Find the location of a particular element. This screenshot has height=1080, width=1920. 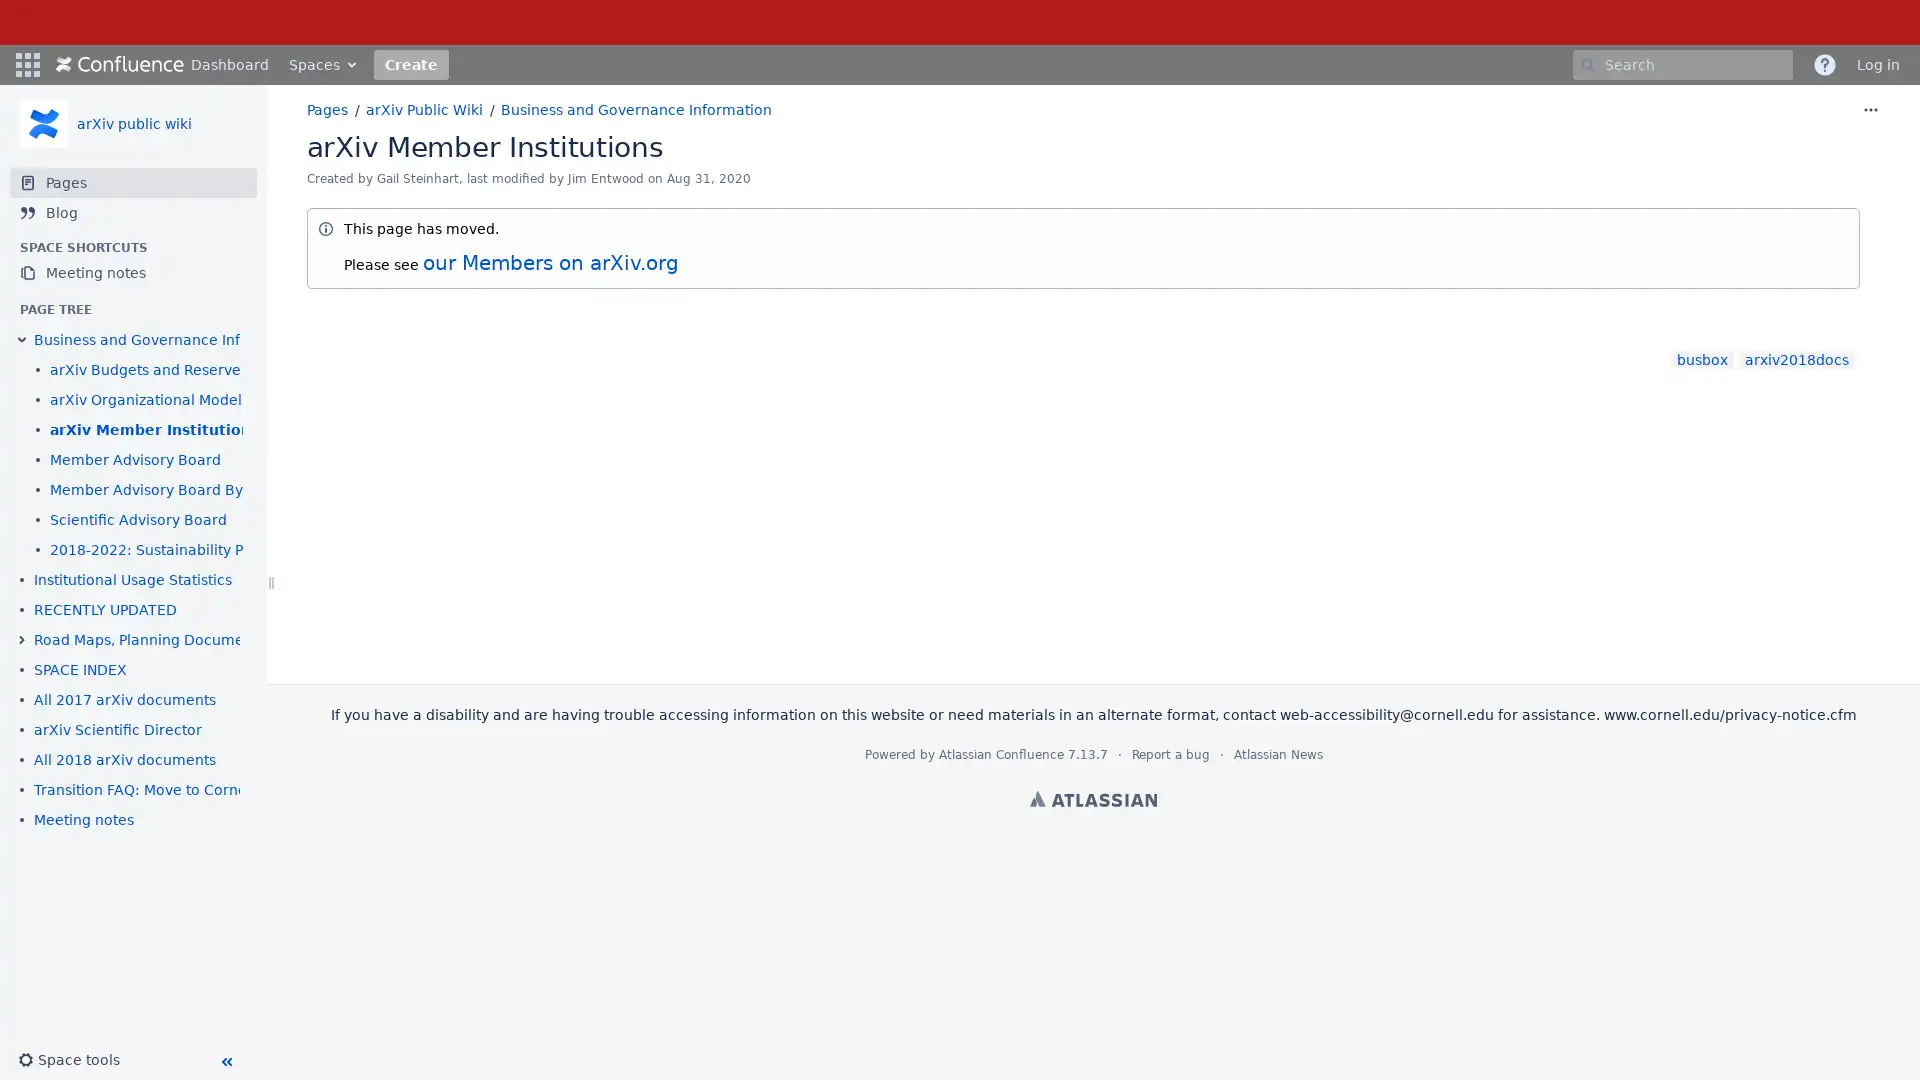

Collapse sidebar ( [ ) is located at coordinates (225, 1060).